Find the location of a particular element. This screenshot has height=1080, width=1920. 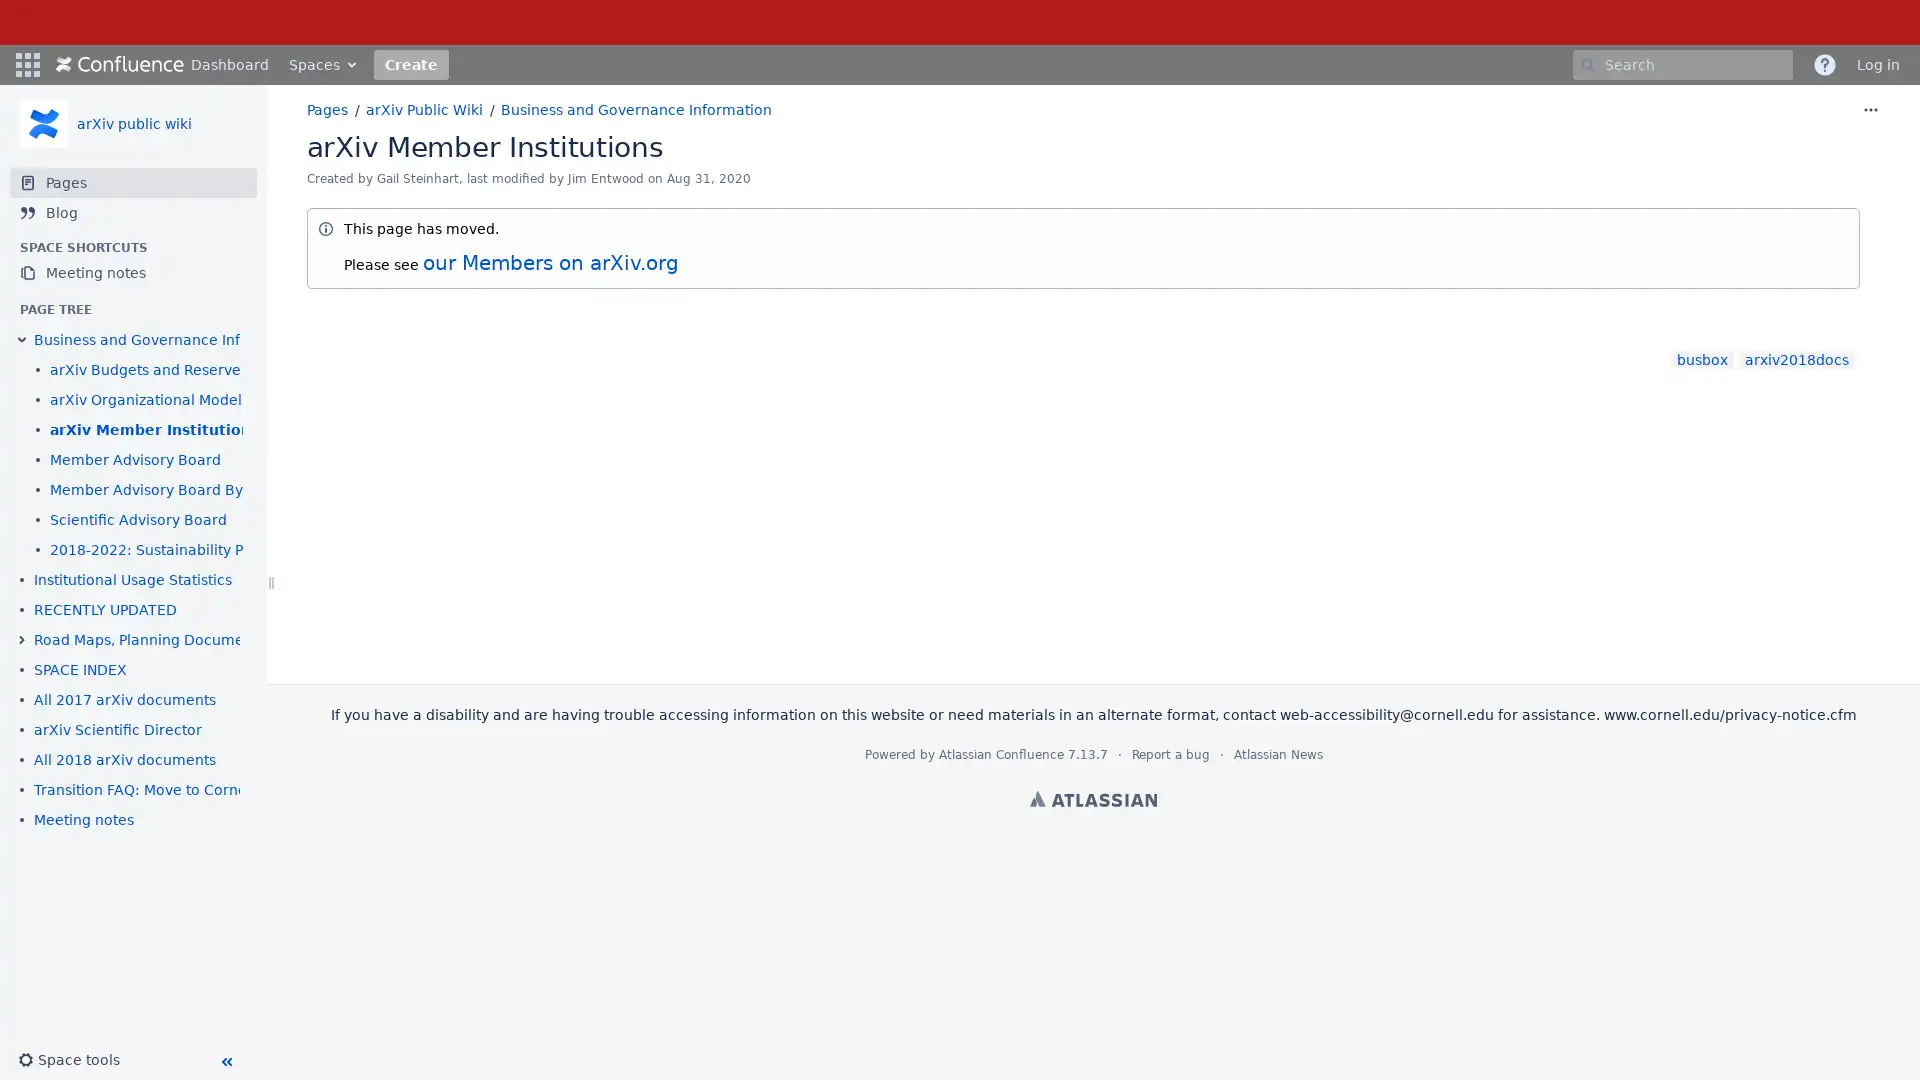

Collapse sidebar ( [ ) is located at coordinates (225, 1060).